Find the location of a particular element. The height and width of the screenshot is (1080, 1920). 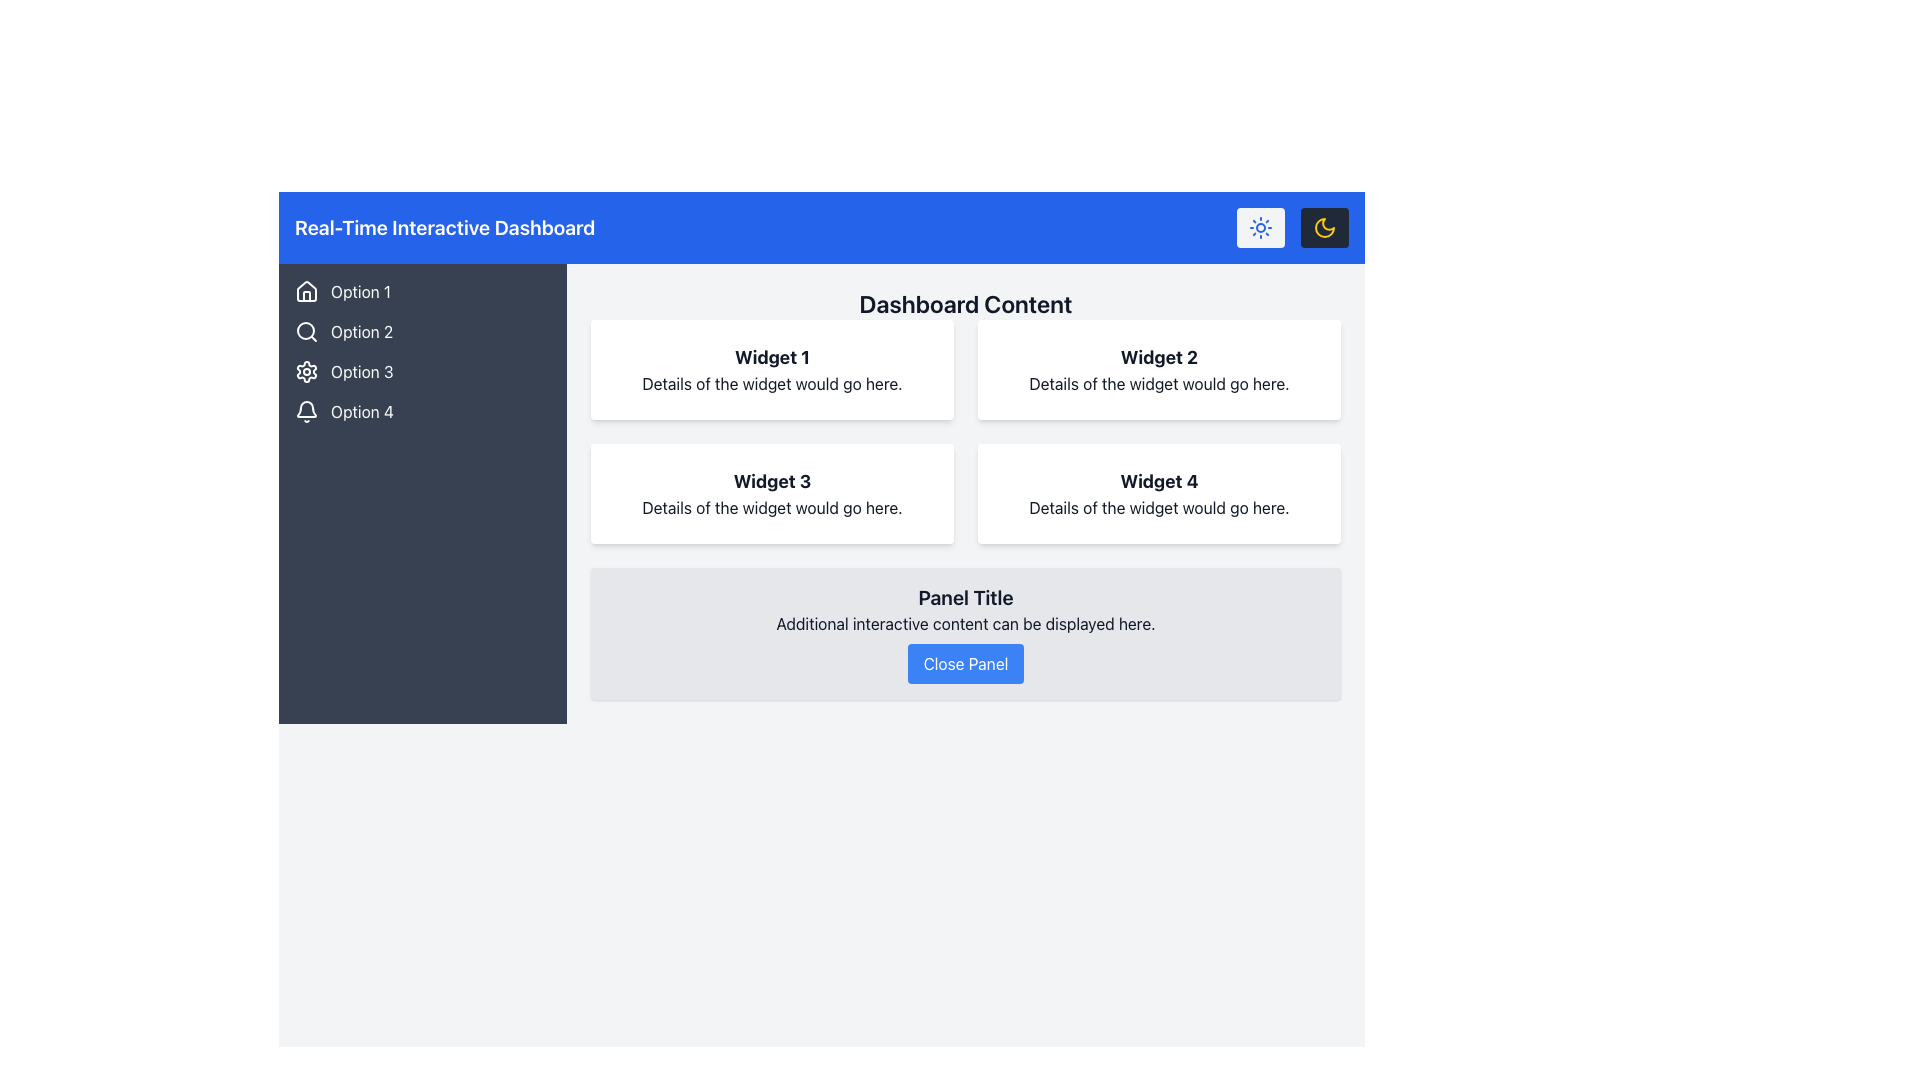

the 'Close Panel' button is located at coordinates (965, 663).